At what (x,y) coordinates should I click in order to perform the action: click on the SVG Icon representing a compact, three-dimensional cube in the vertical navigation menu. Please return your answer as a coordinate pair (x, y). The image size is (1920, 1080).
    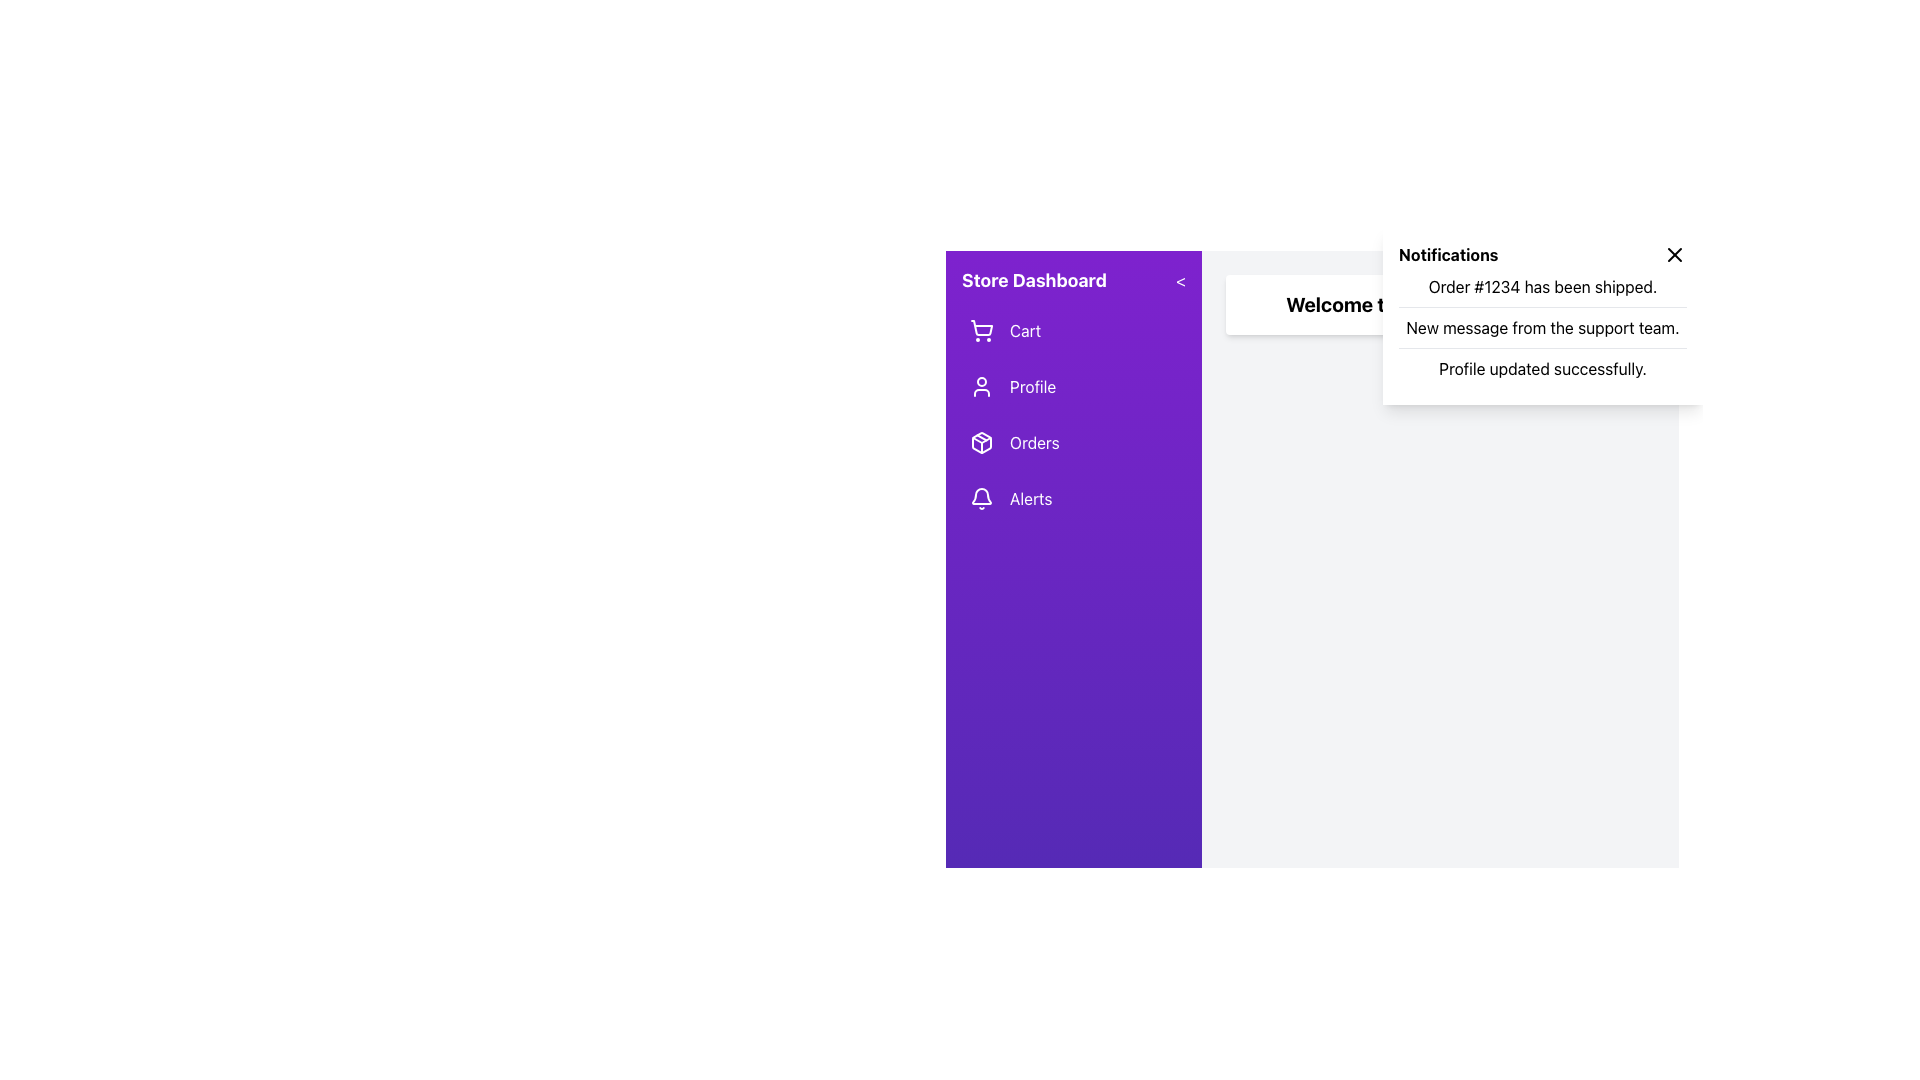
    Looking at the image, I should click on (982, 442).